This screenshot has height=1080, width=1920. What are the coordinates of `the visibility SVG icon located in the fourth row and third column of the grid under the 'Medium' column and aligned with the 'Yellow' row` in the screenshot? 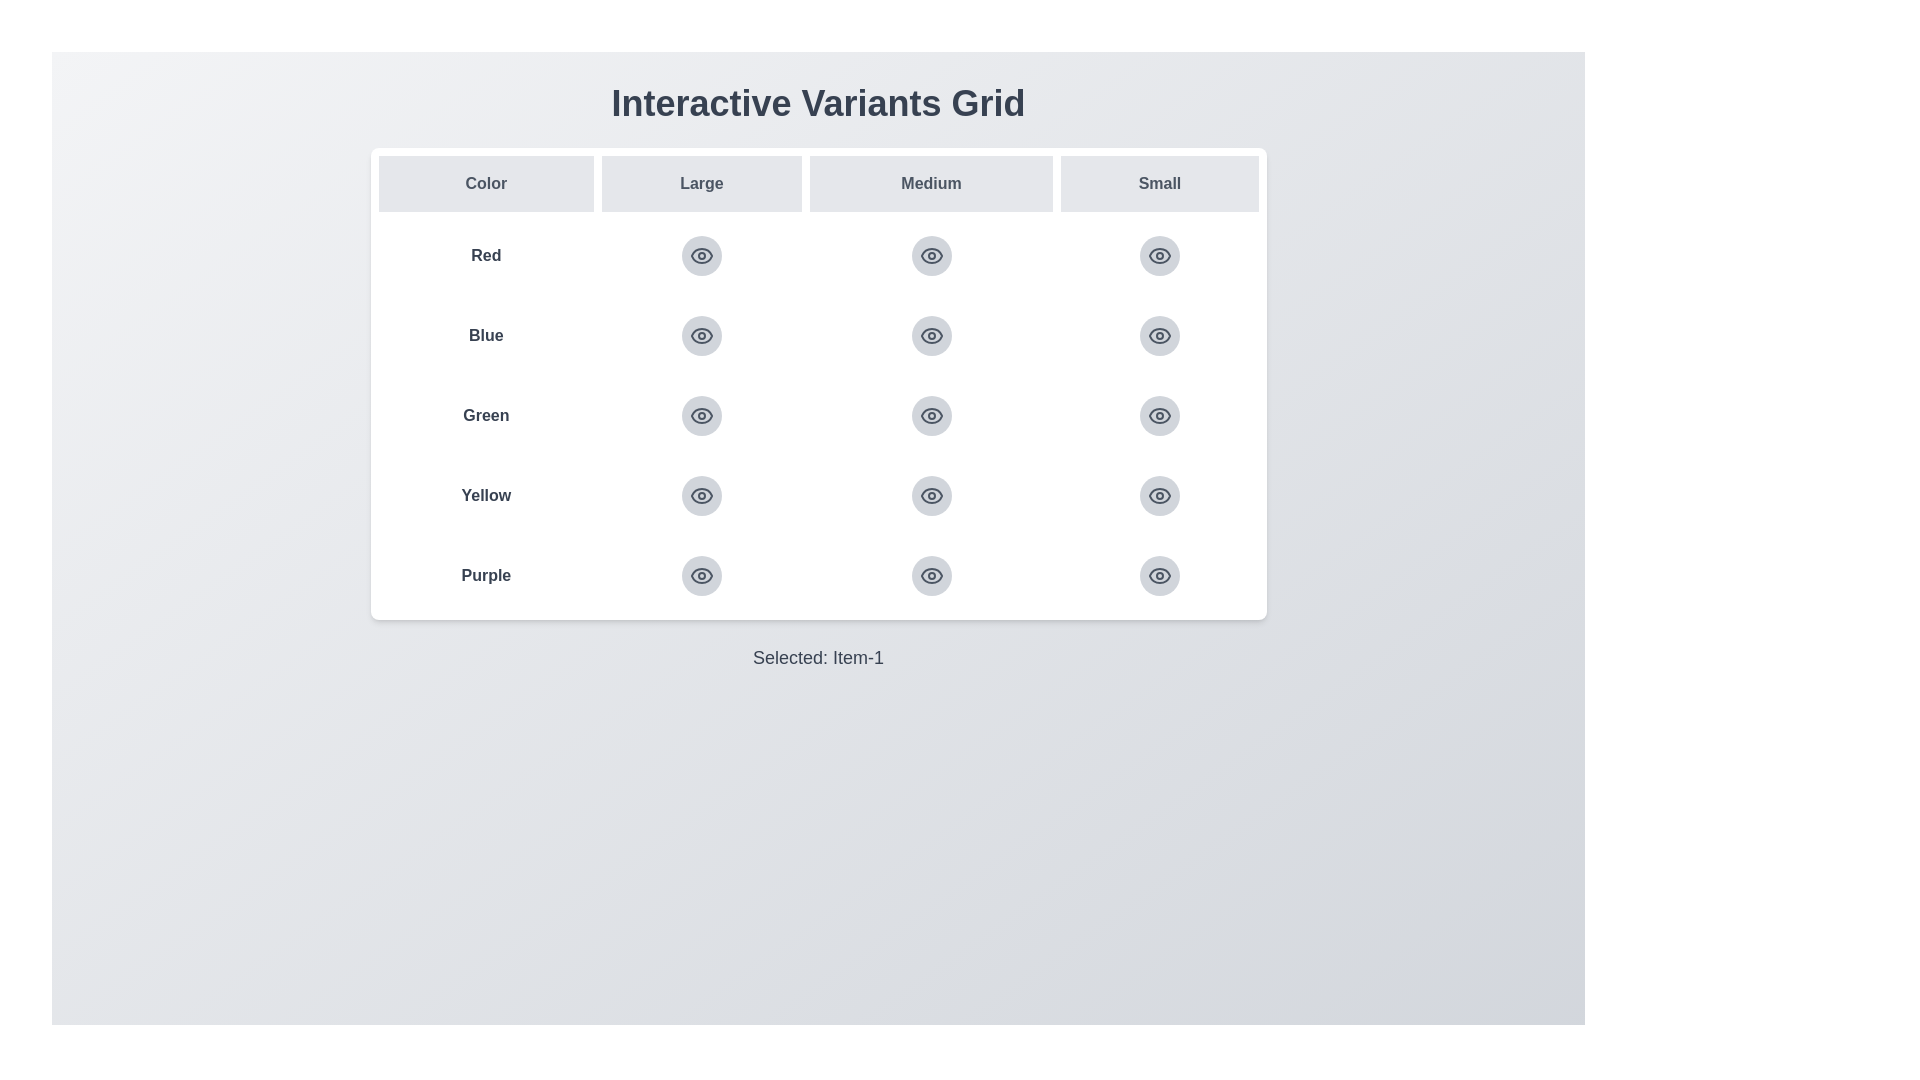 It's located at (930, 495).